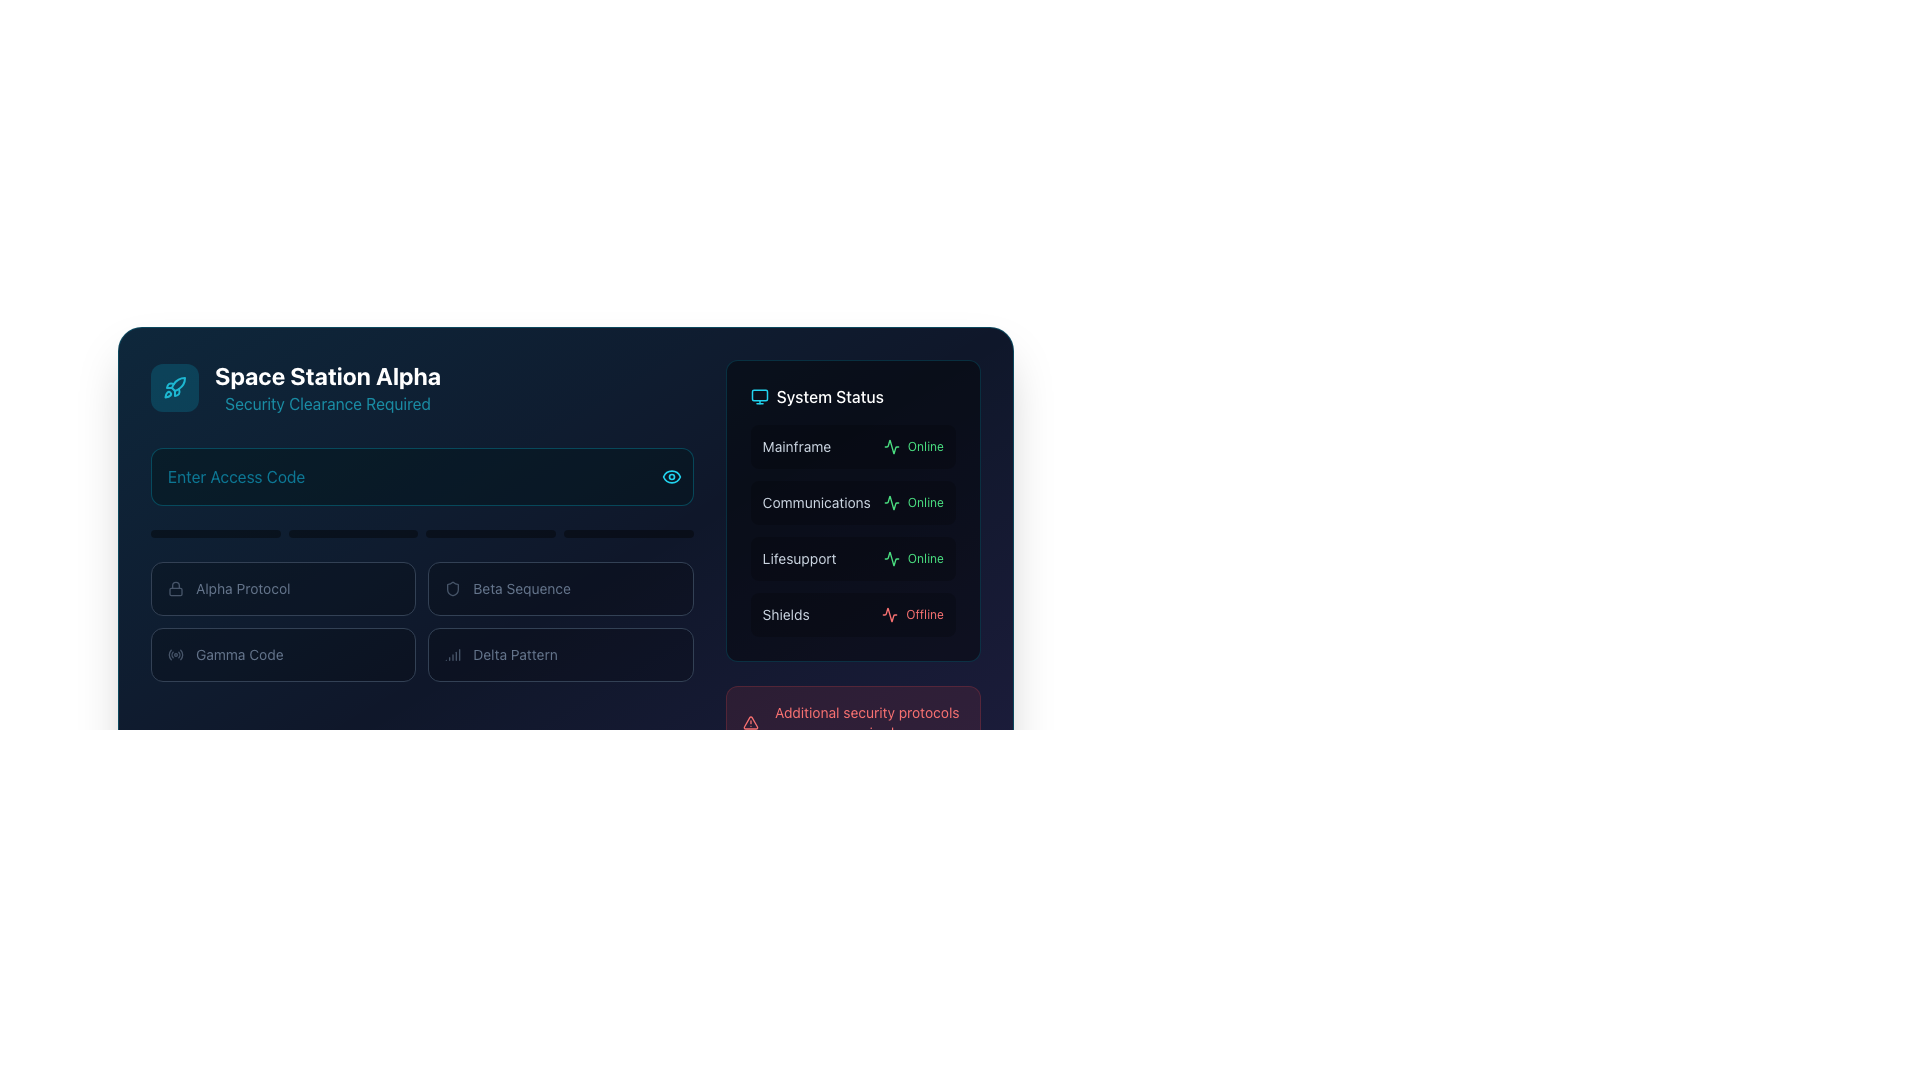  Describe the element at coordinates (853, 559) in the screenshot. I see `the Status bar indicating 'Online' for the 'Lifesupport' feature, which is located in the 'System Status' section, between 'Communications' and 'Shields'` at that location.